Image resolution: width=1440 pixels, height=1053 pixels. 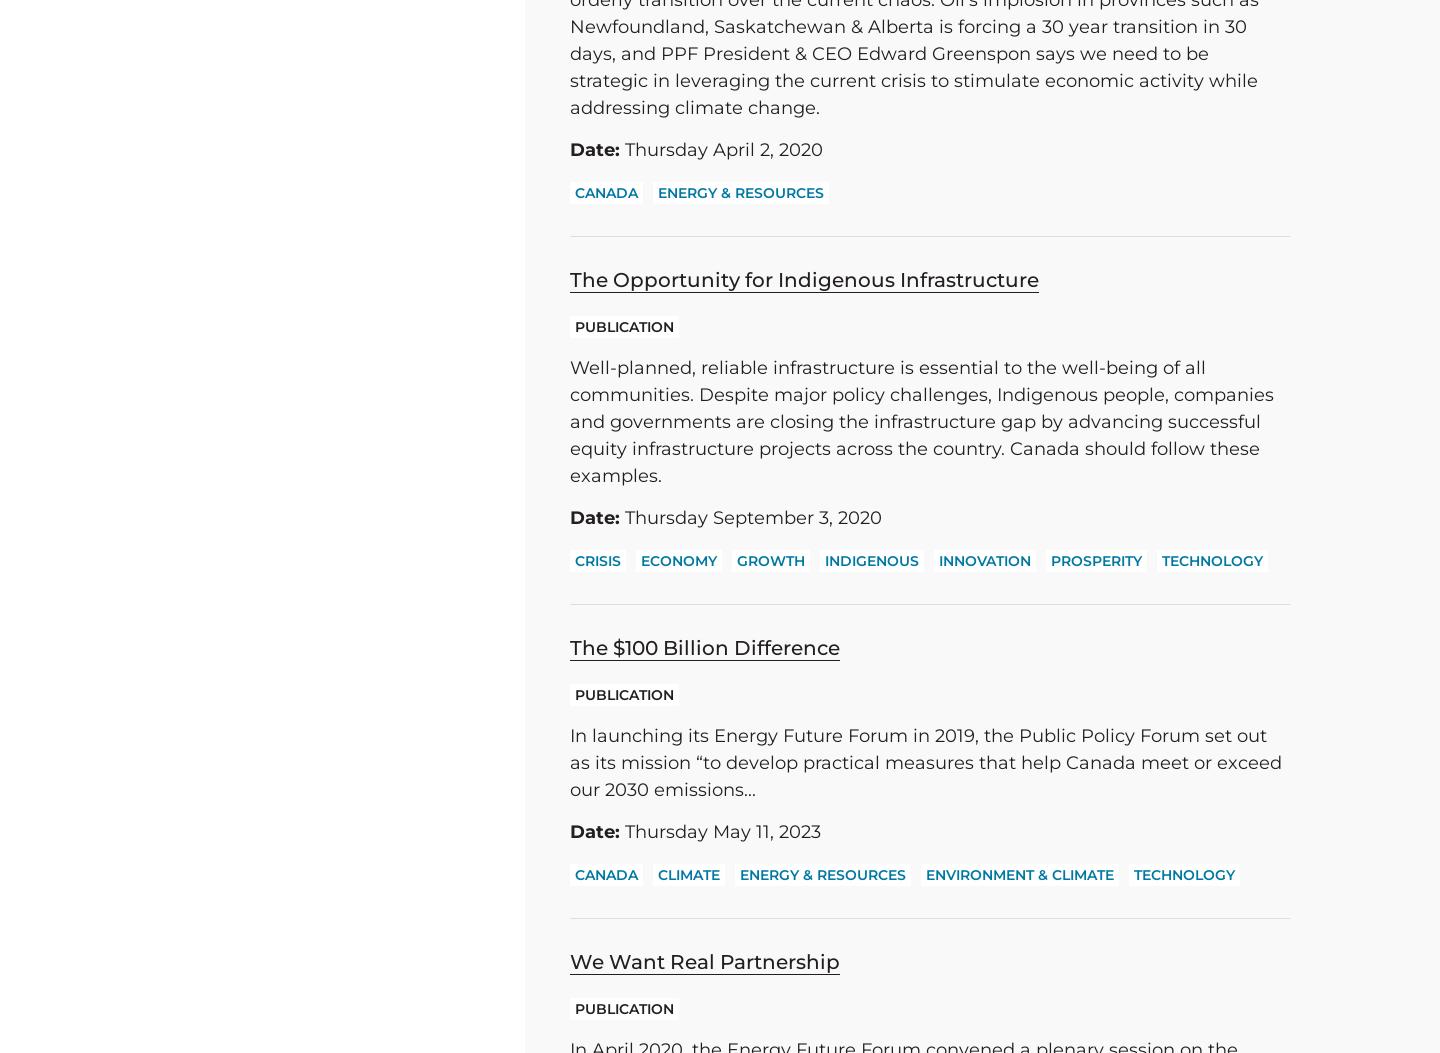 What do you see at coordinates (705, 647) in the screenshot?
I see `'The $100 Billion Difference'` at bounding box center [705, 647].